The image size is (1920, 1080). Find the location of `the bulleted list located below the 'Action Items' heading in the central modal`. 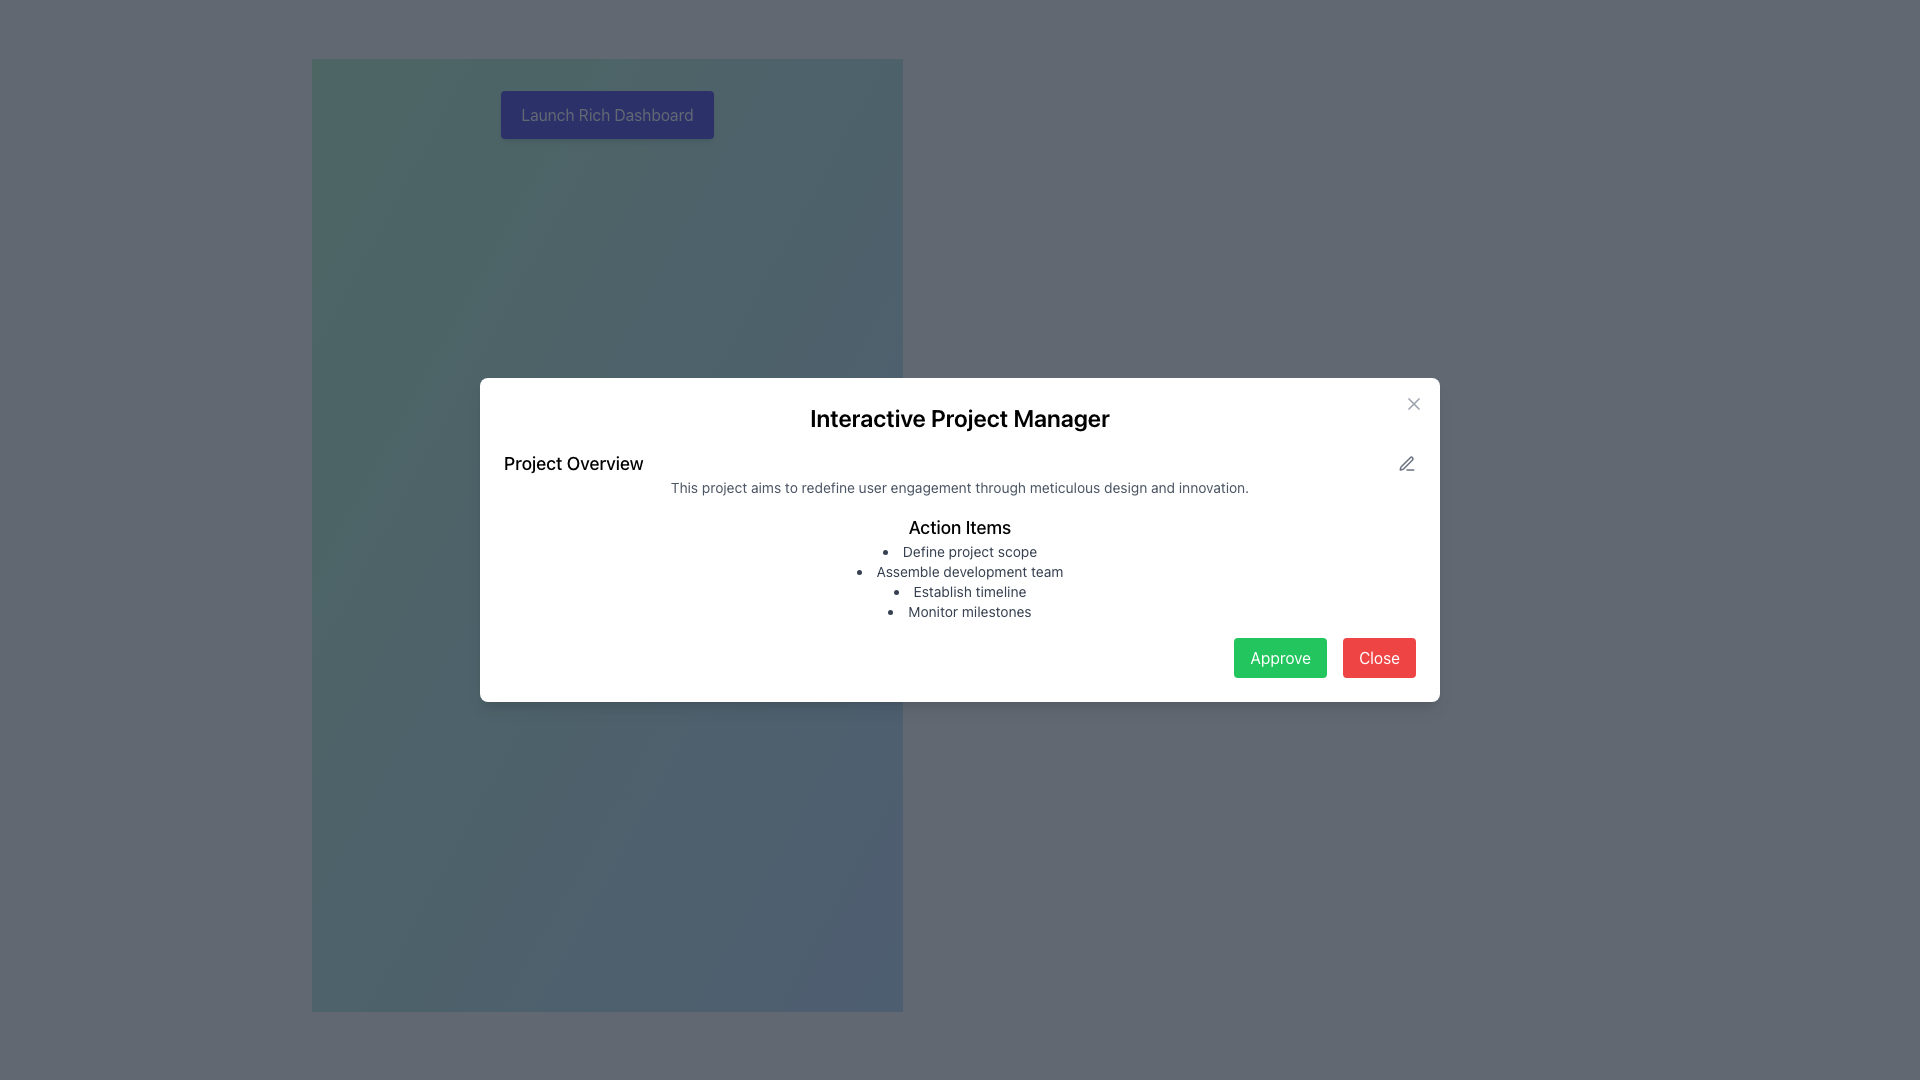

the bulleted list located below the 'Action Items' heading in the central modal is located at coordinates (960, 582).